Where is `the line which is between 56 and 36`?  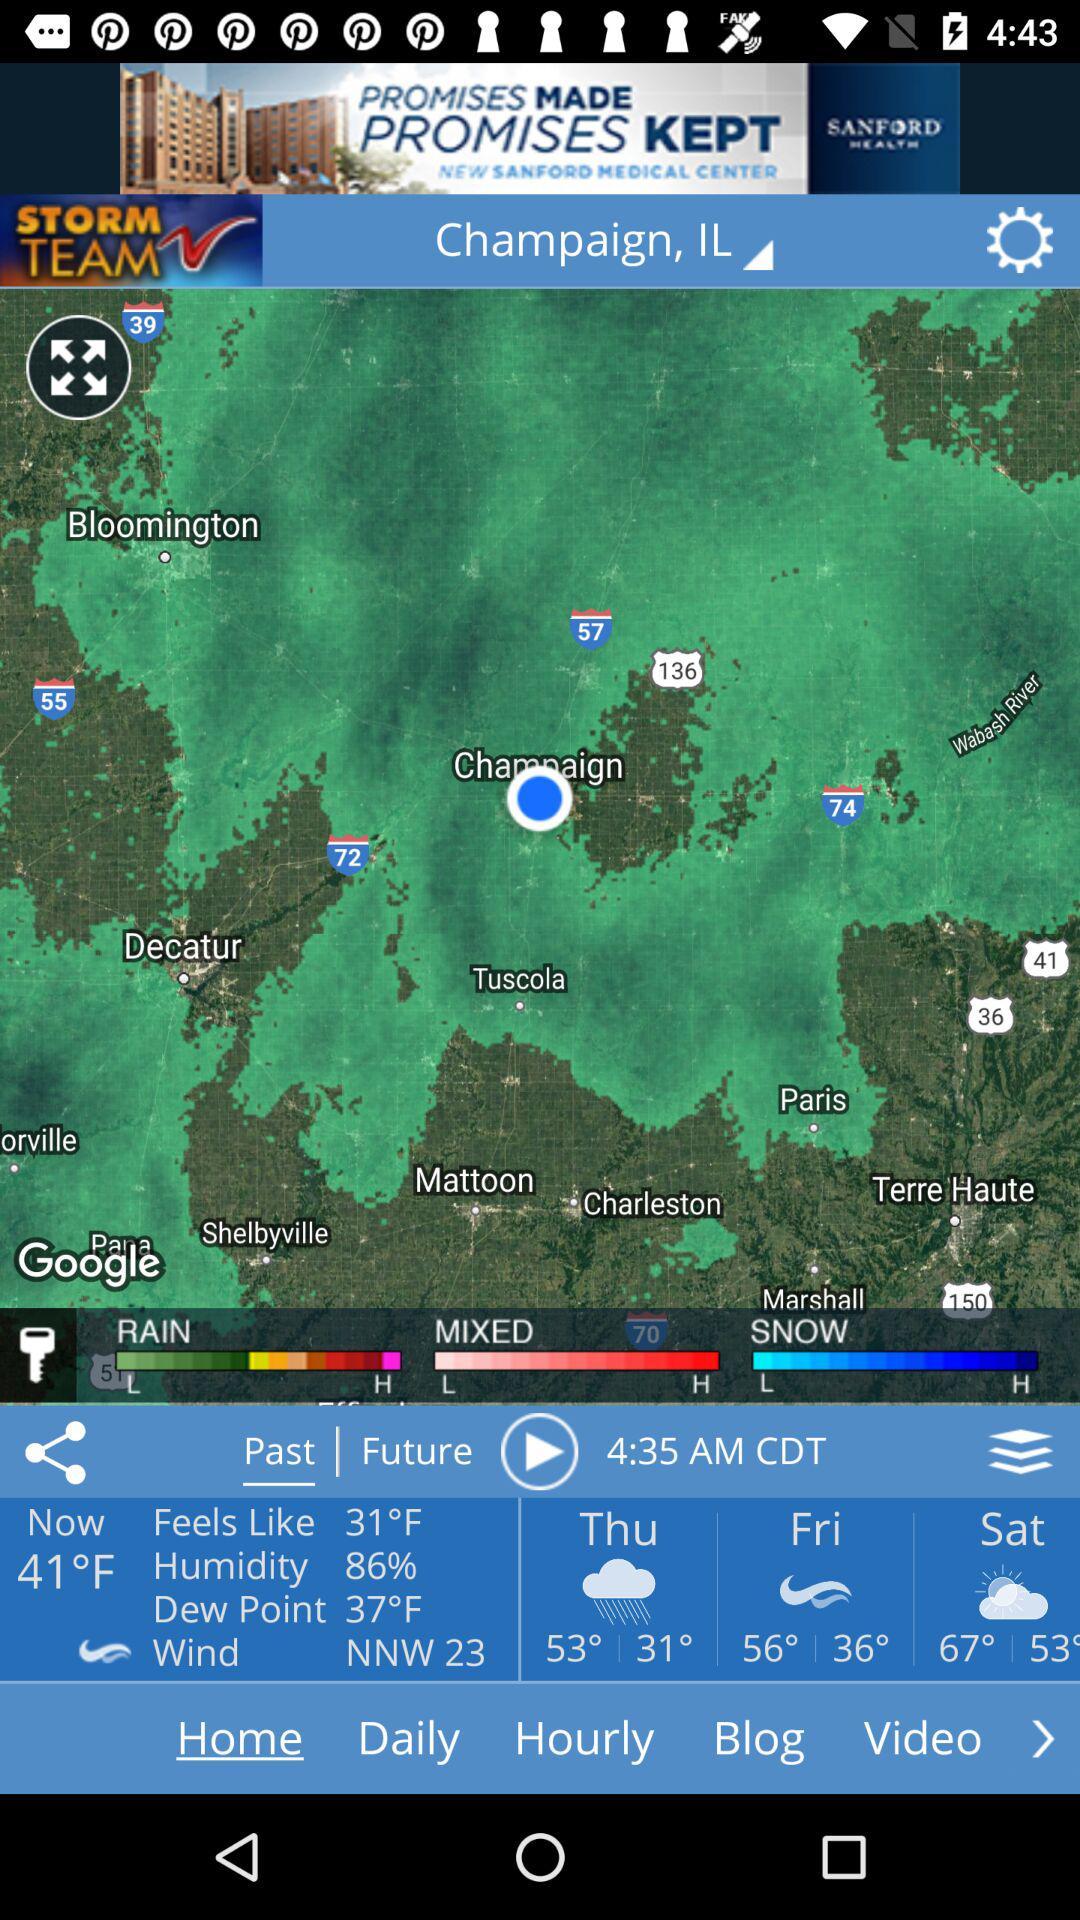 the line which is between 56 and 36 is located at coordinates (815, 1648).